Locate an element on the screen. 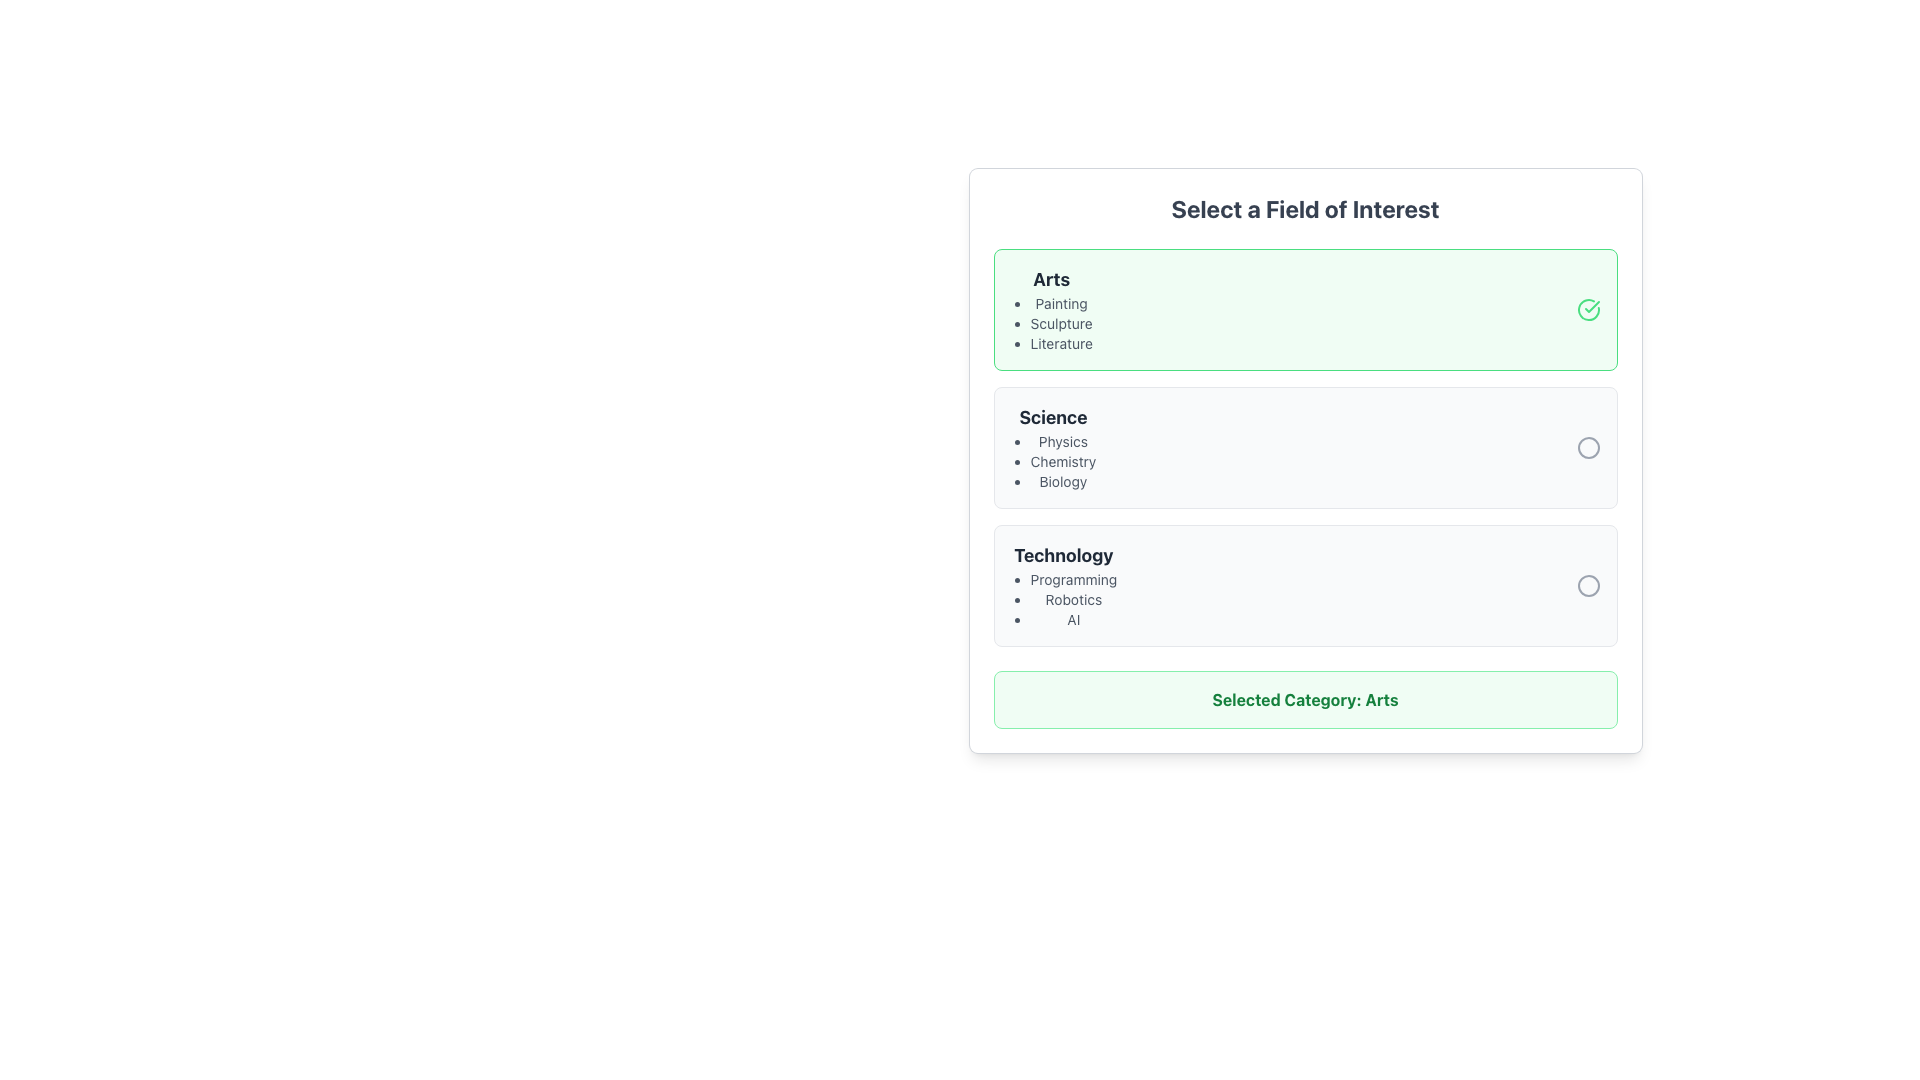 This screenshot has height=1080, width=1920. the second selectable list item labeled 'Science', which contains sub-items 'Physics', 'Chemistry', and 'Biology' is located at coordinates (1305, 446).